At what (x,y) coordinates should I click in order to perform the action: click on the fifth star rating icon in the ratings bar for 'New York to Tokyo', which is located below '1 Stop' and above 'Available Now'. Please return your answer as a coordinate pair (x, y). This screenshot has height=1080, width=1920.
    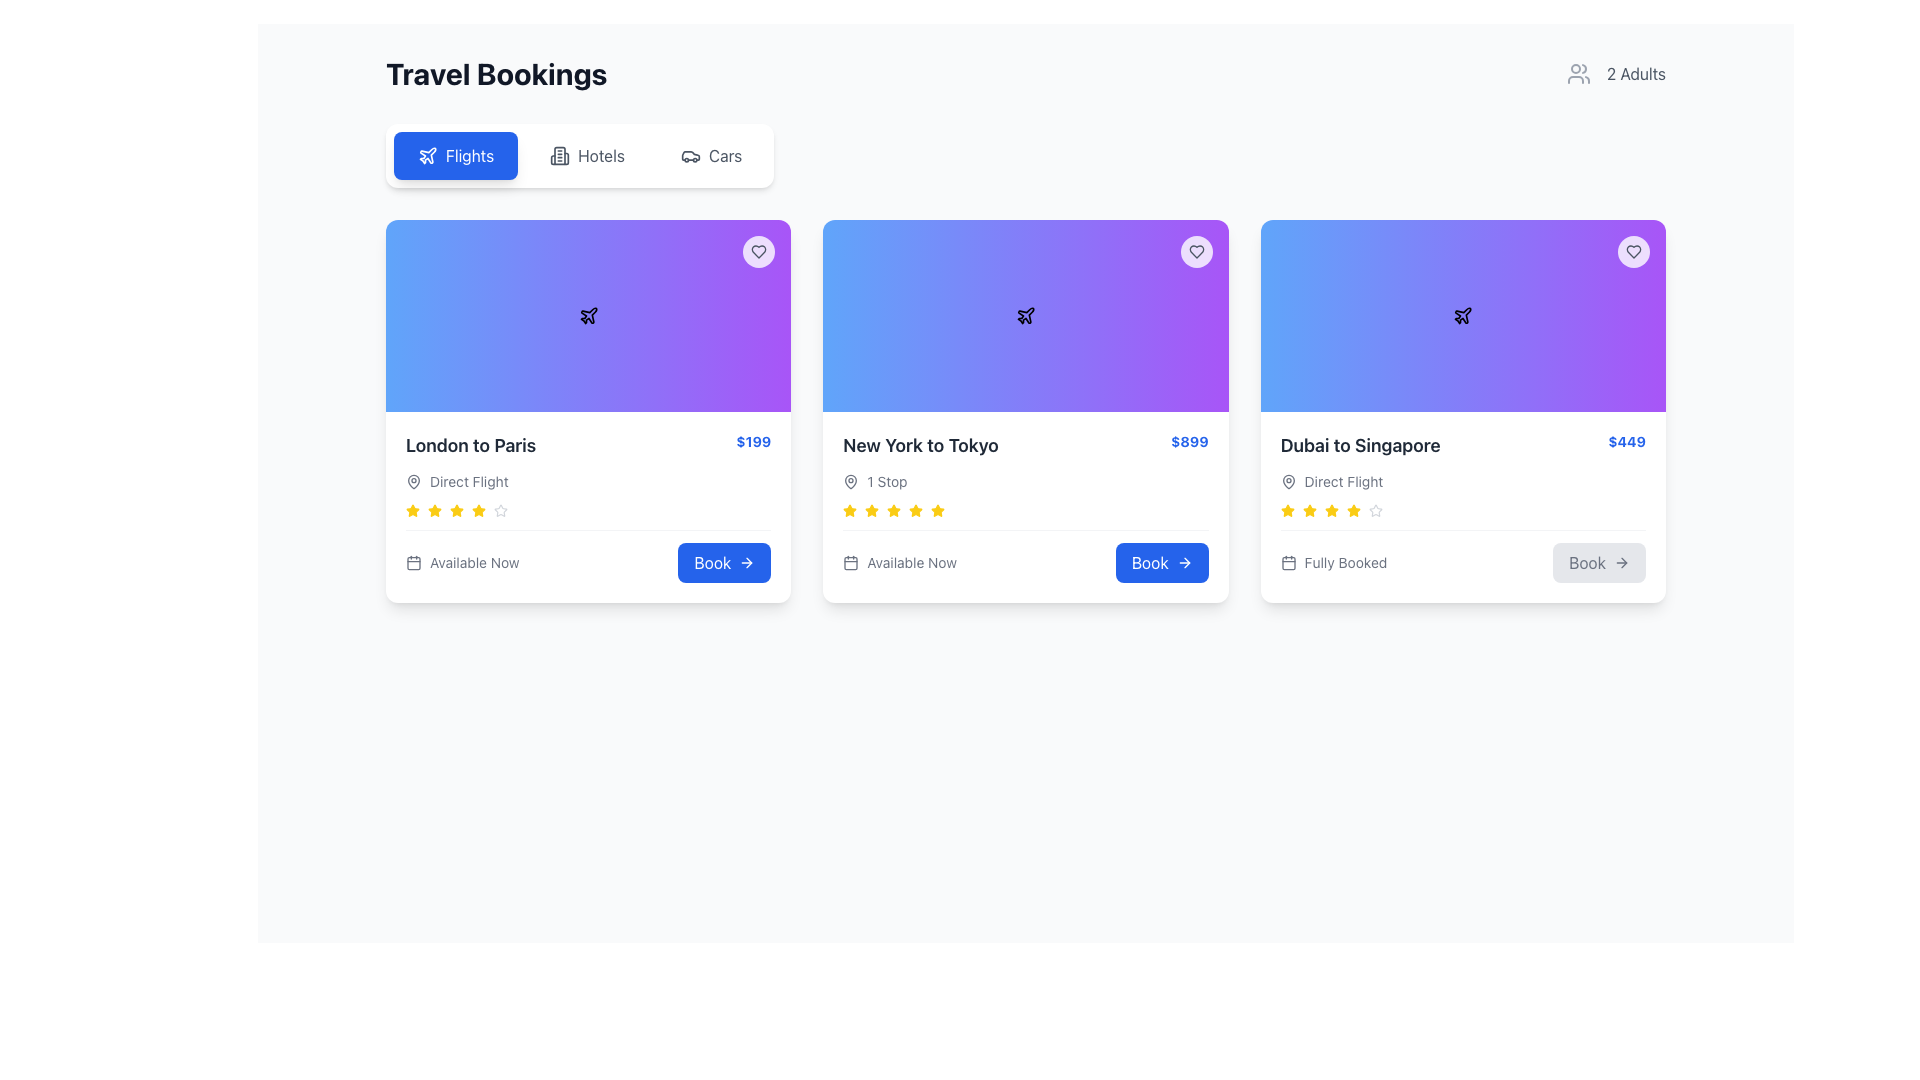
    Looking at the image, I should click on (893, 509).